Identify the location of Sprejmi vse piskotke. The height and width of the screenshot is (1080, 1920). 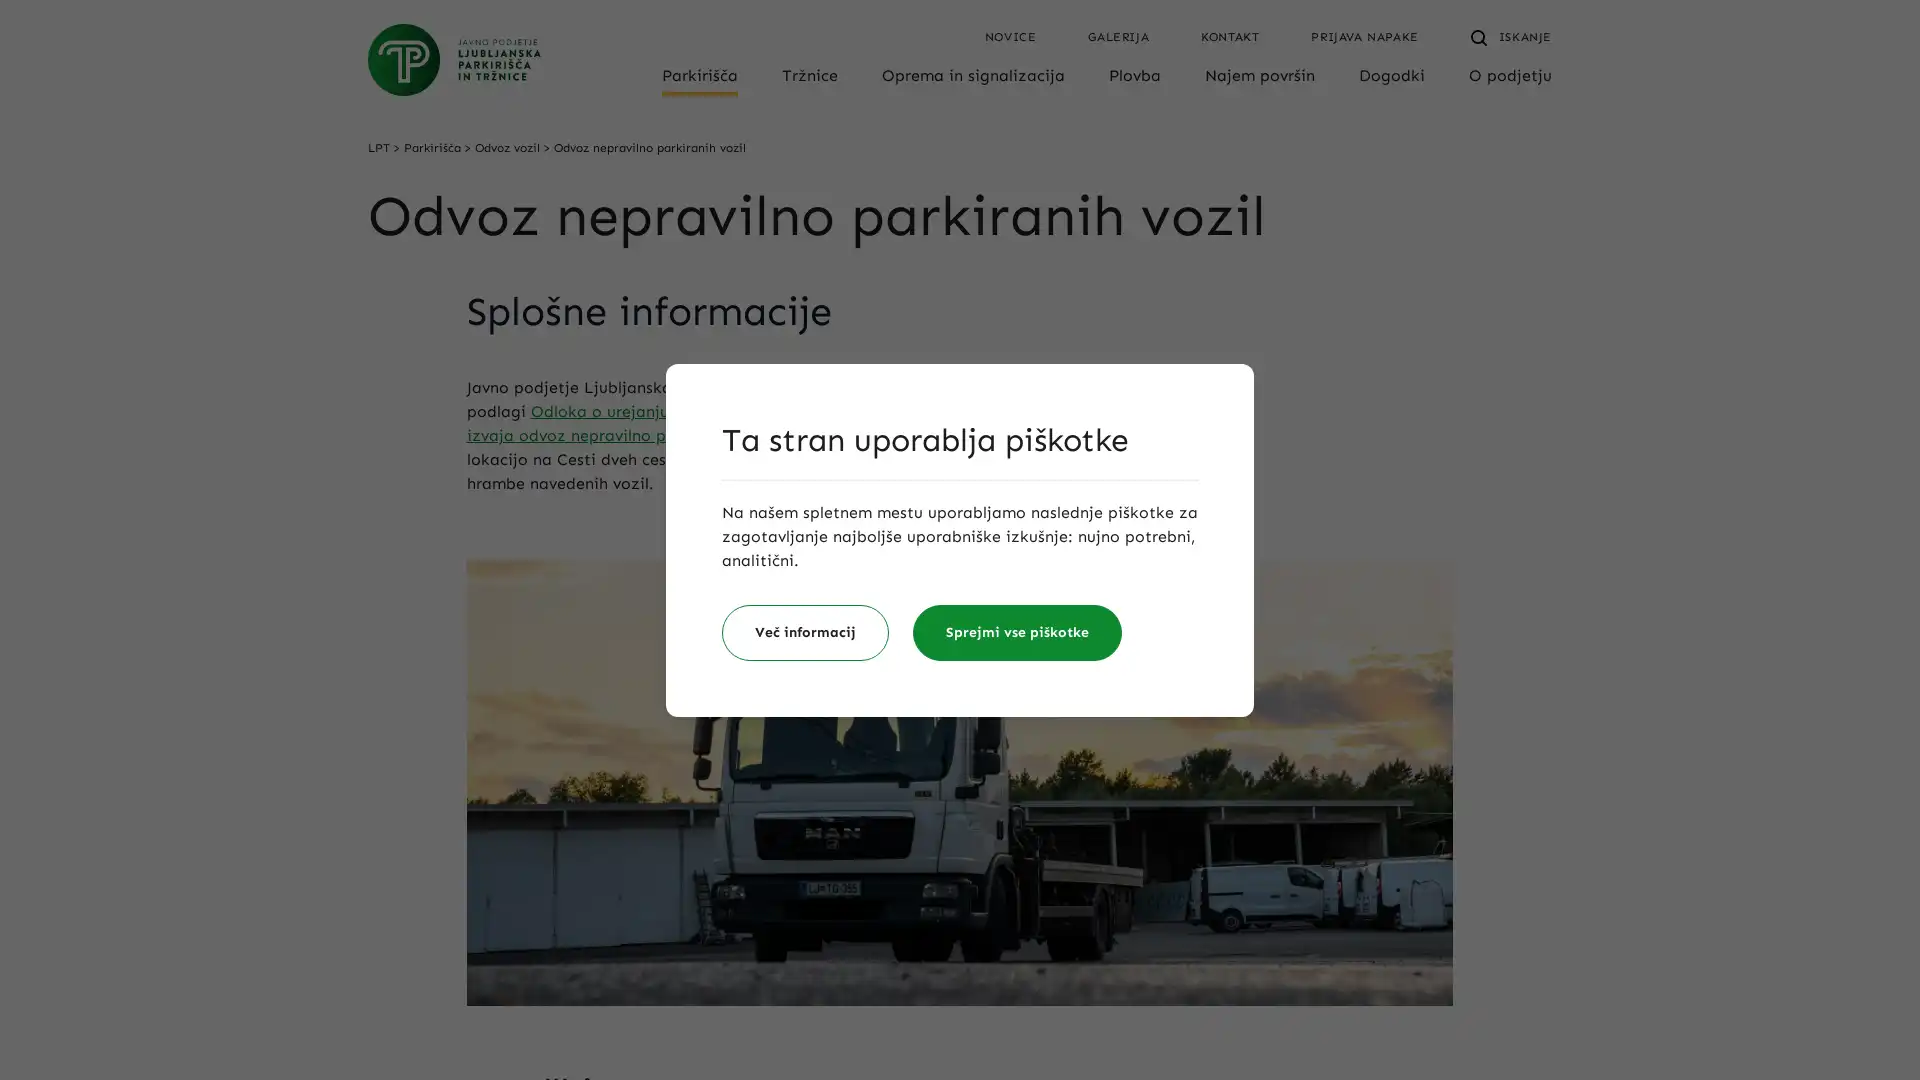
(1017, 632).